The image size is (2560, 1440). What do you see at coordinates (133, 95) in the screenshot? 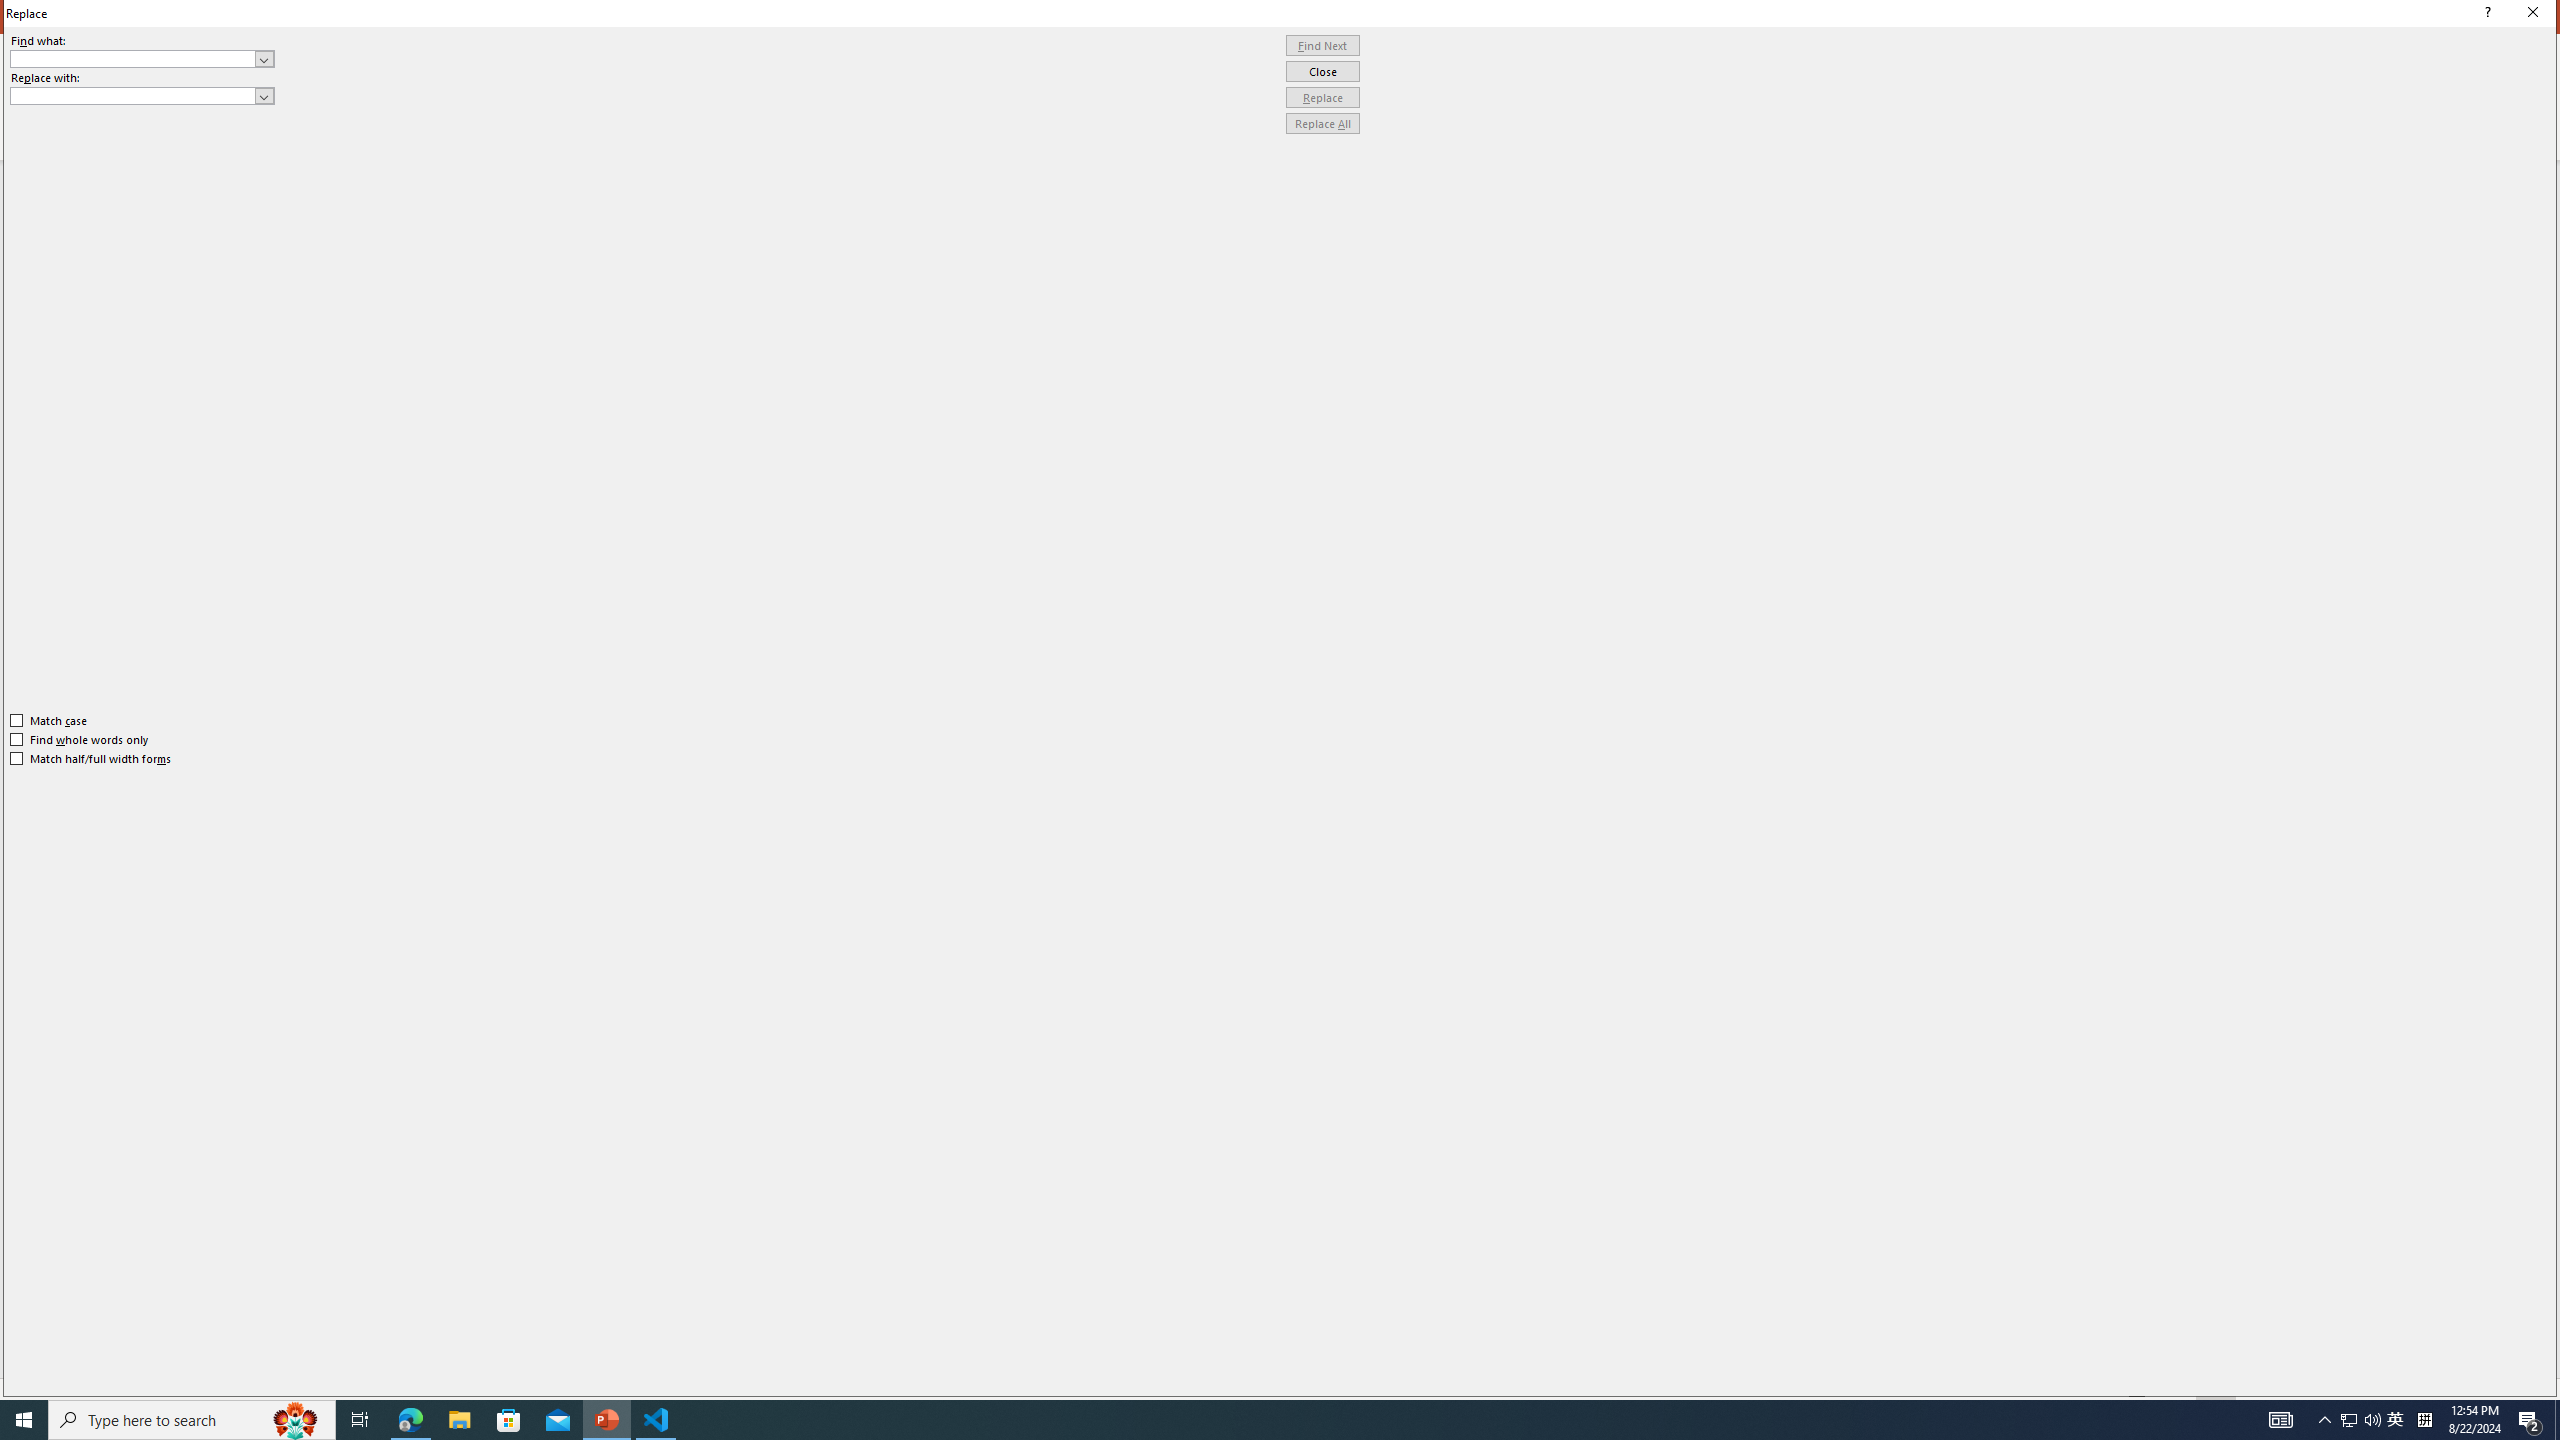
I see `'Replace with'` at bounding box center [133, 95].